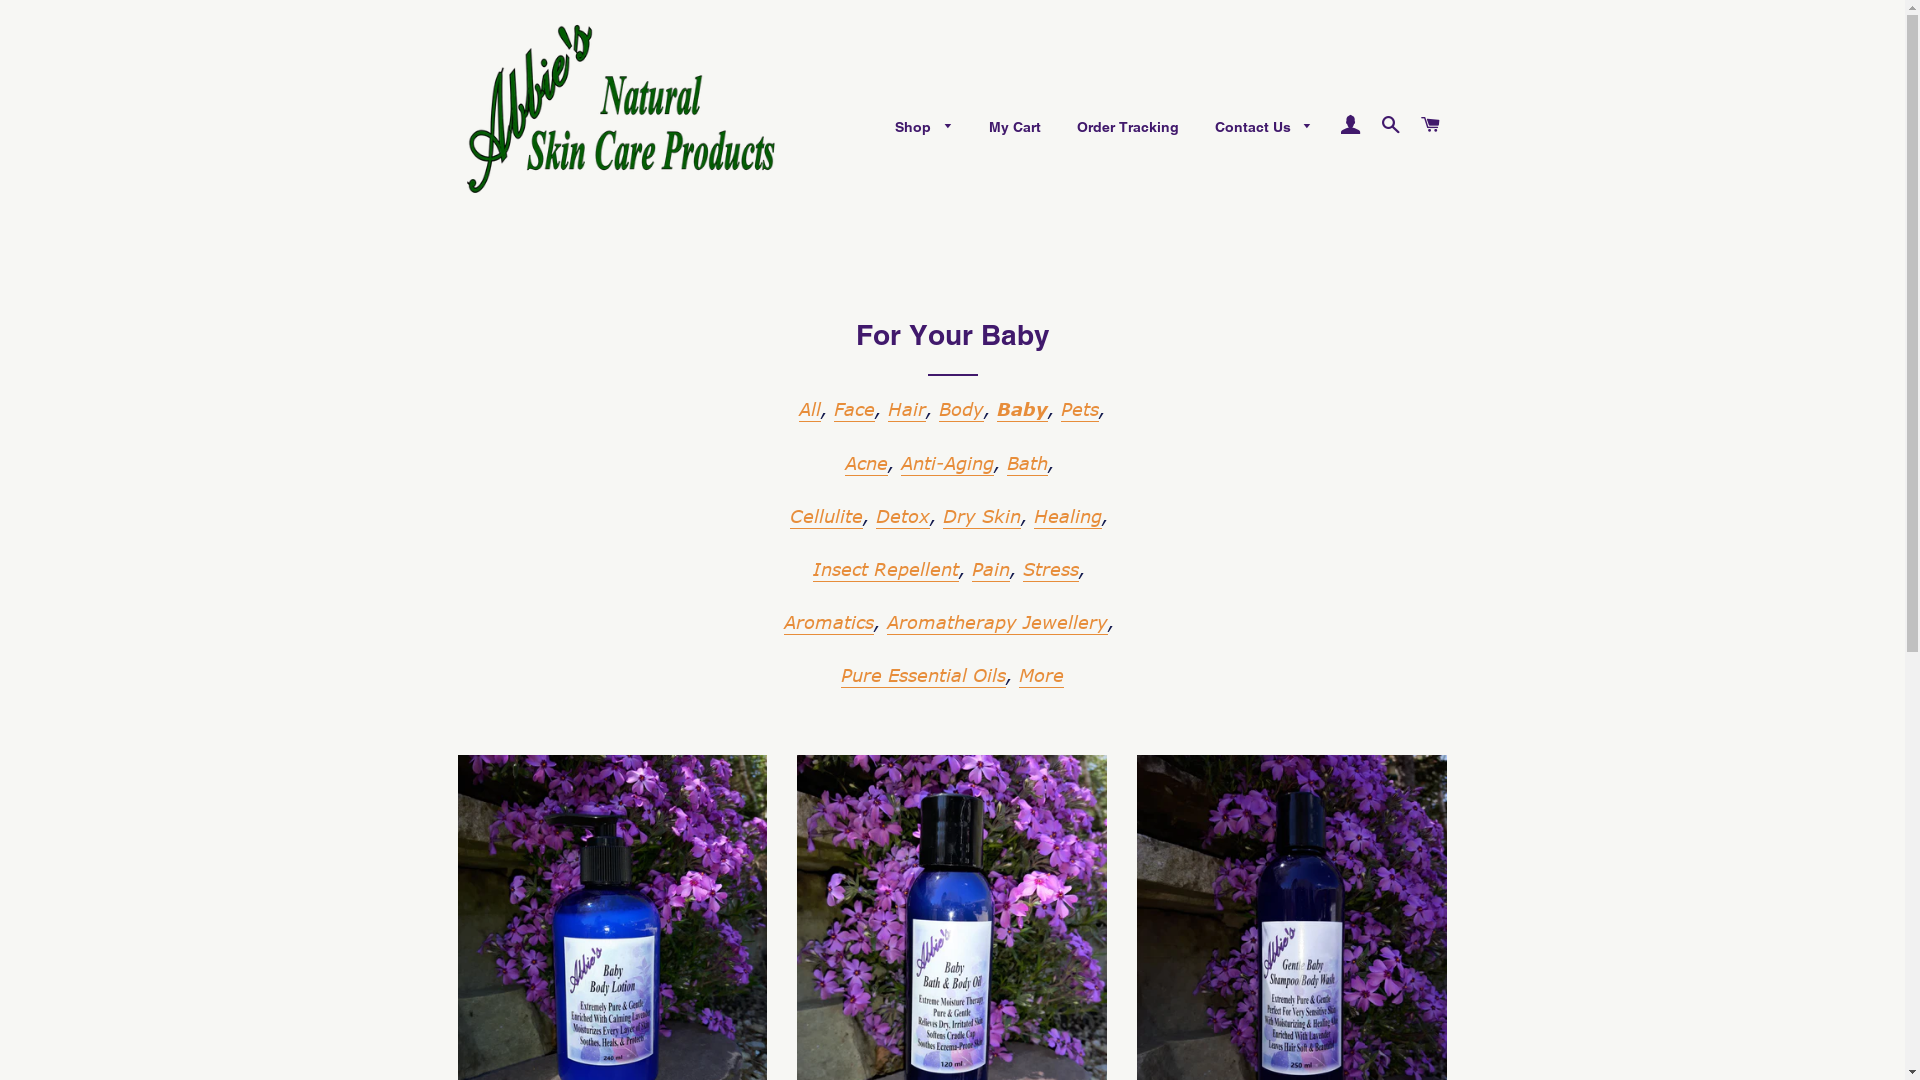  I want to click on 'Dry Skin', so click(982, 515).